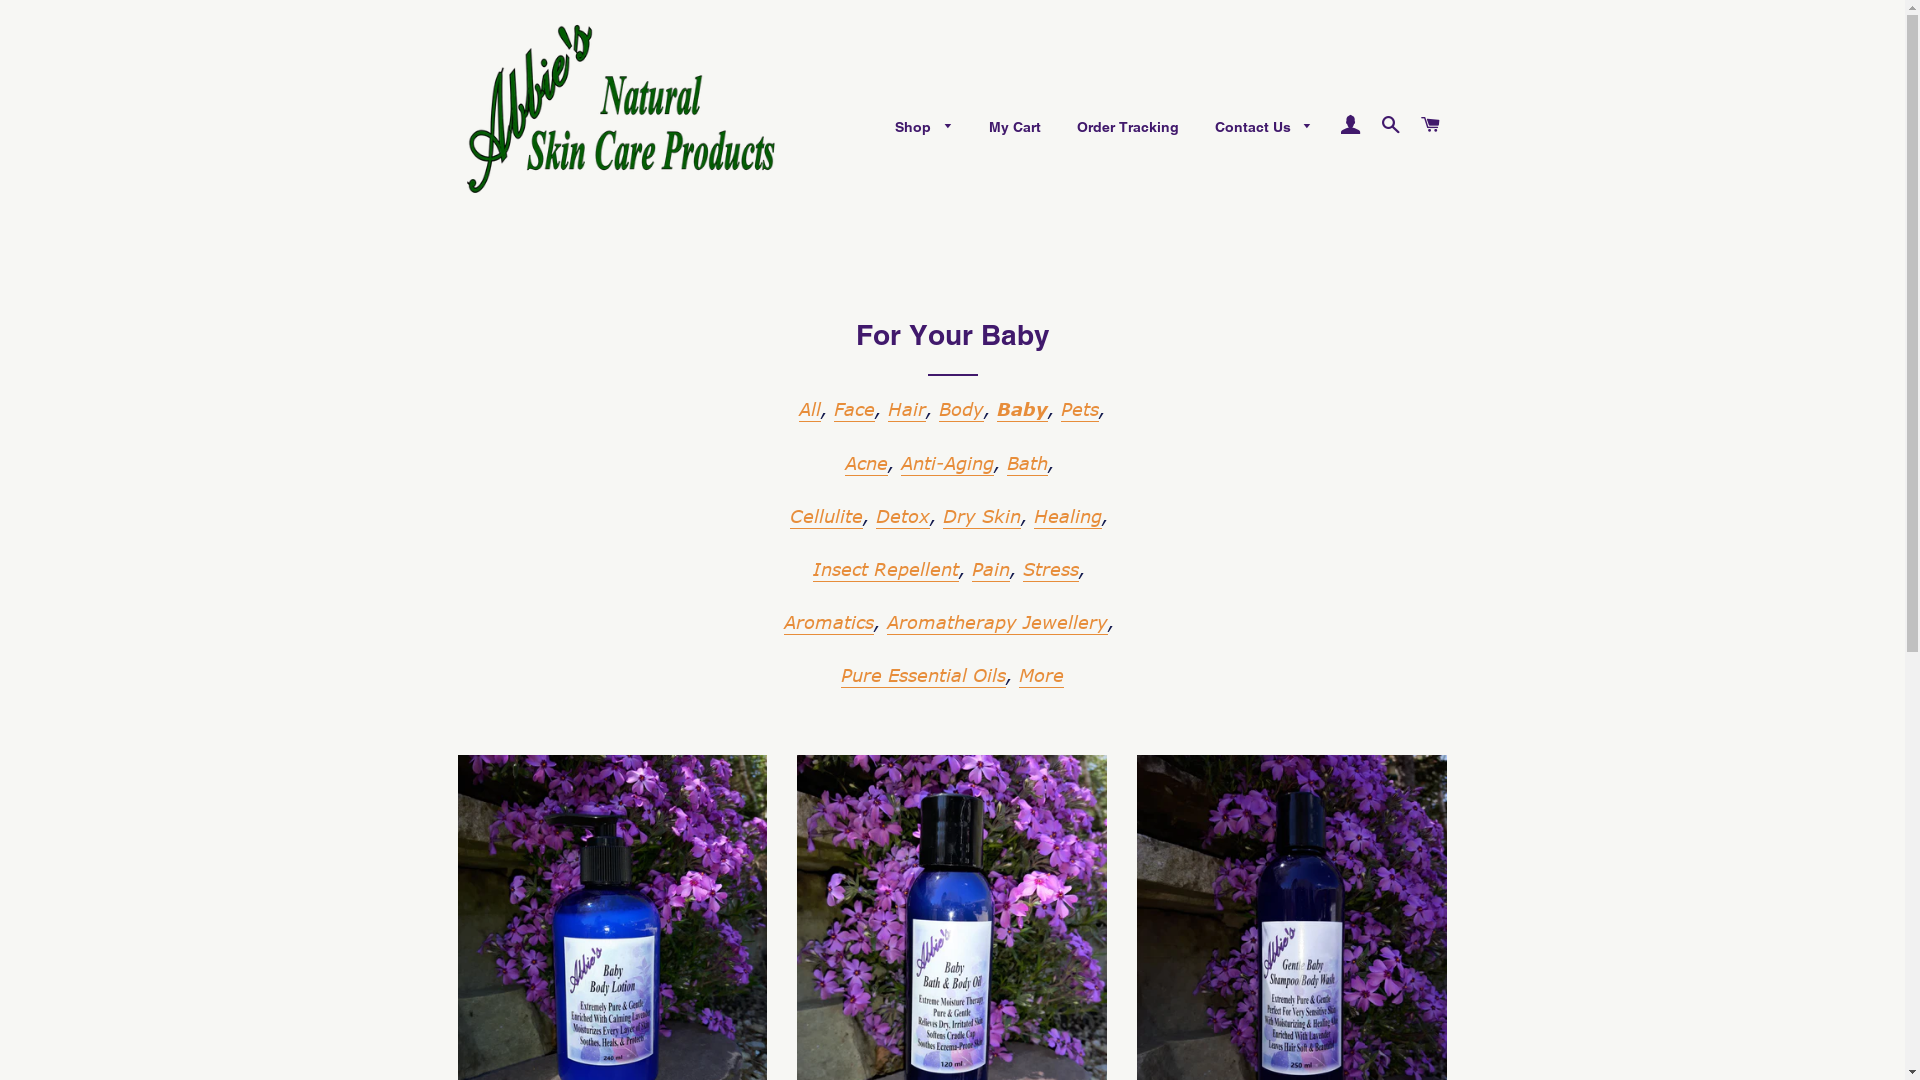  I want to click on 'Dry Skin', so click(982, 515).